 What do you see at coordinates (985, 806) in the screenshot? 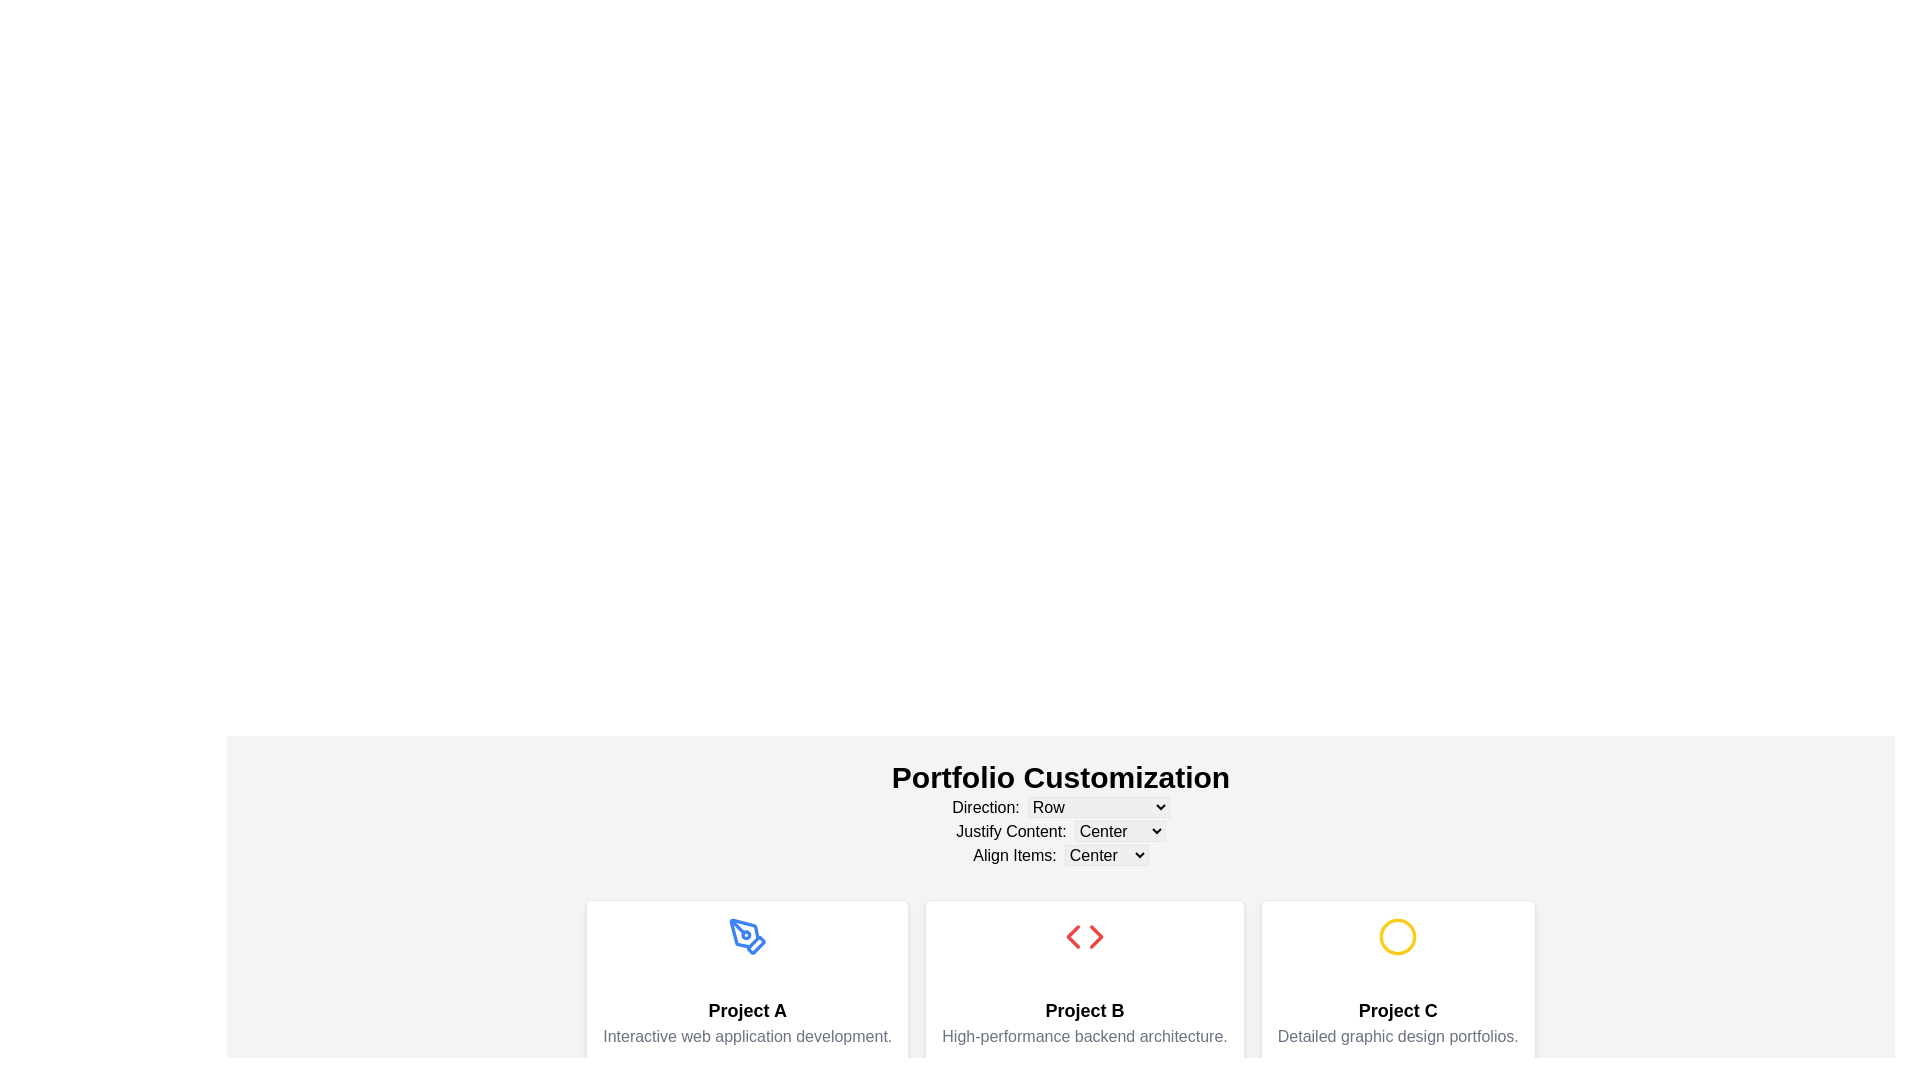
I see `the label that describes the dropdown menu for selecting layout direction, located to the left of the dropdown displaying 'Row', to associate it with its control` at bounding box center [985, 806].